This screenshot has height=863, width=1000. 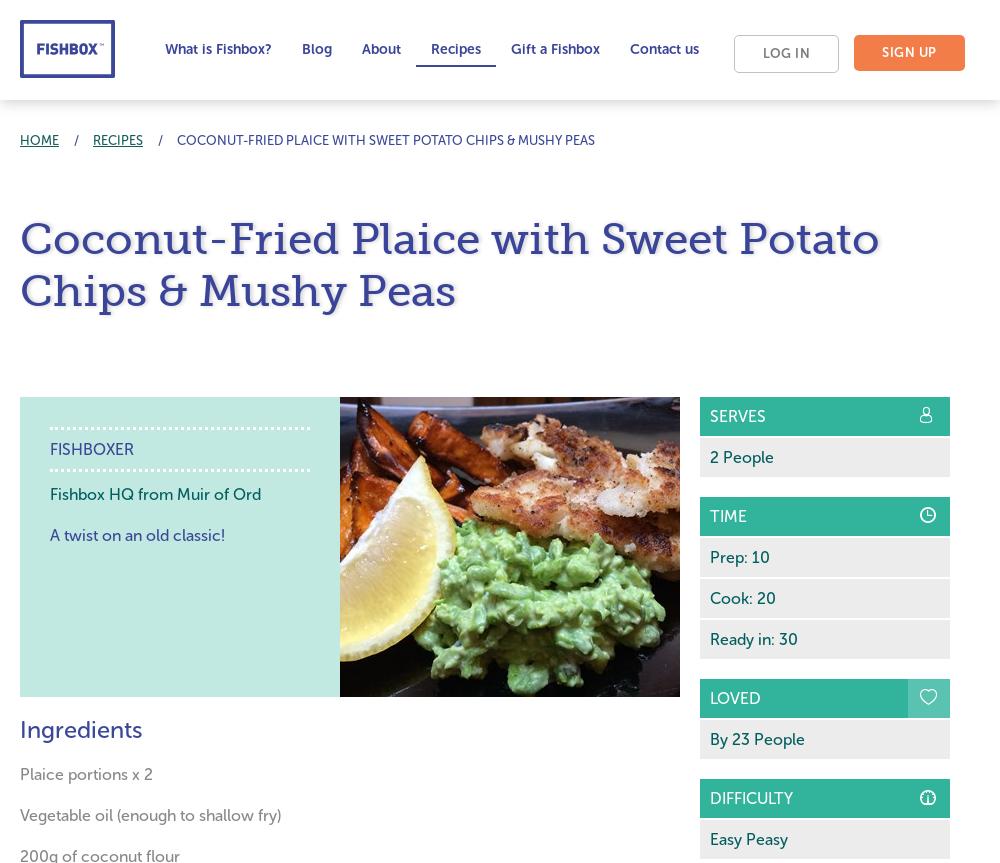 I want to click on 'Plaice portions x 2', so click(x=20, y=773).